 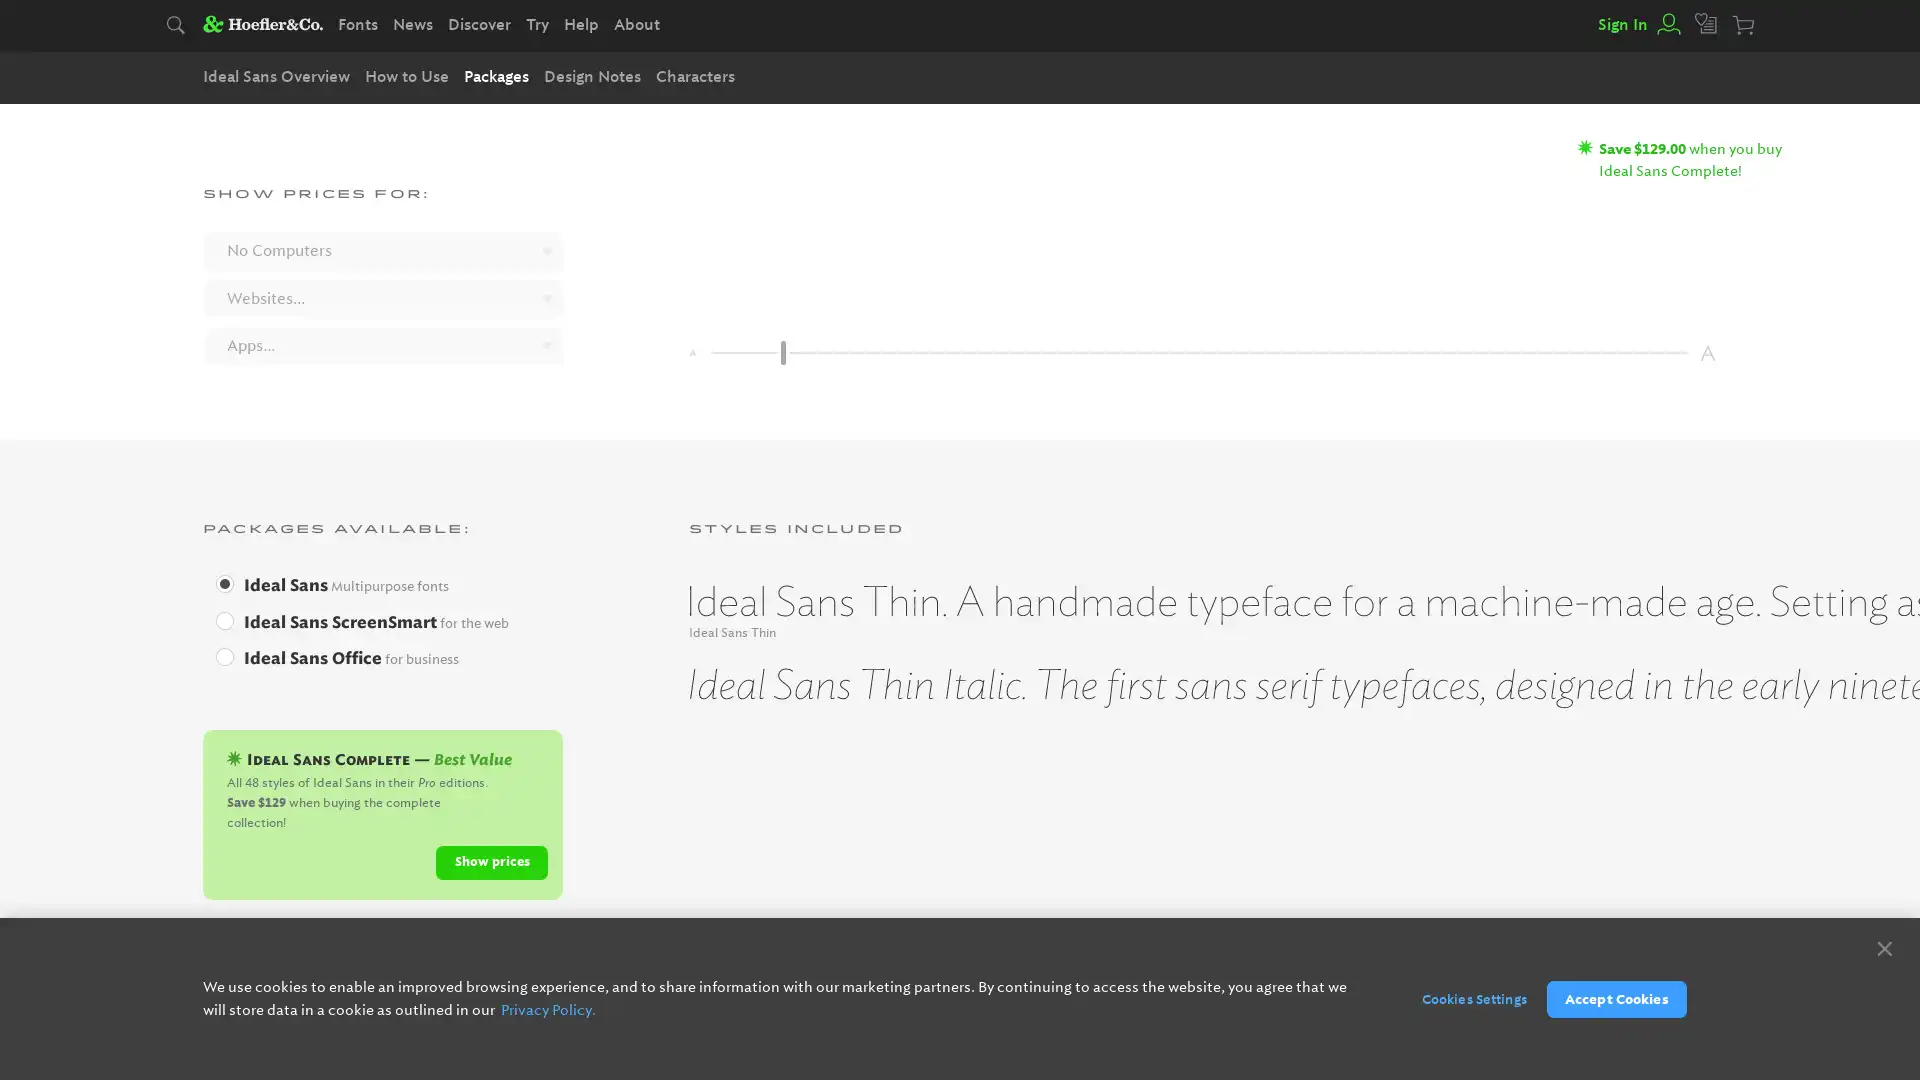 What do you see at coordinates (1883, 947) in the screenshot?
I see `Close` at bounding box center [1883, 947].